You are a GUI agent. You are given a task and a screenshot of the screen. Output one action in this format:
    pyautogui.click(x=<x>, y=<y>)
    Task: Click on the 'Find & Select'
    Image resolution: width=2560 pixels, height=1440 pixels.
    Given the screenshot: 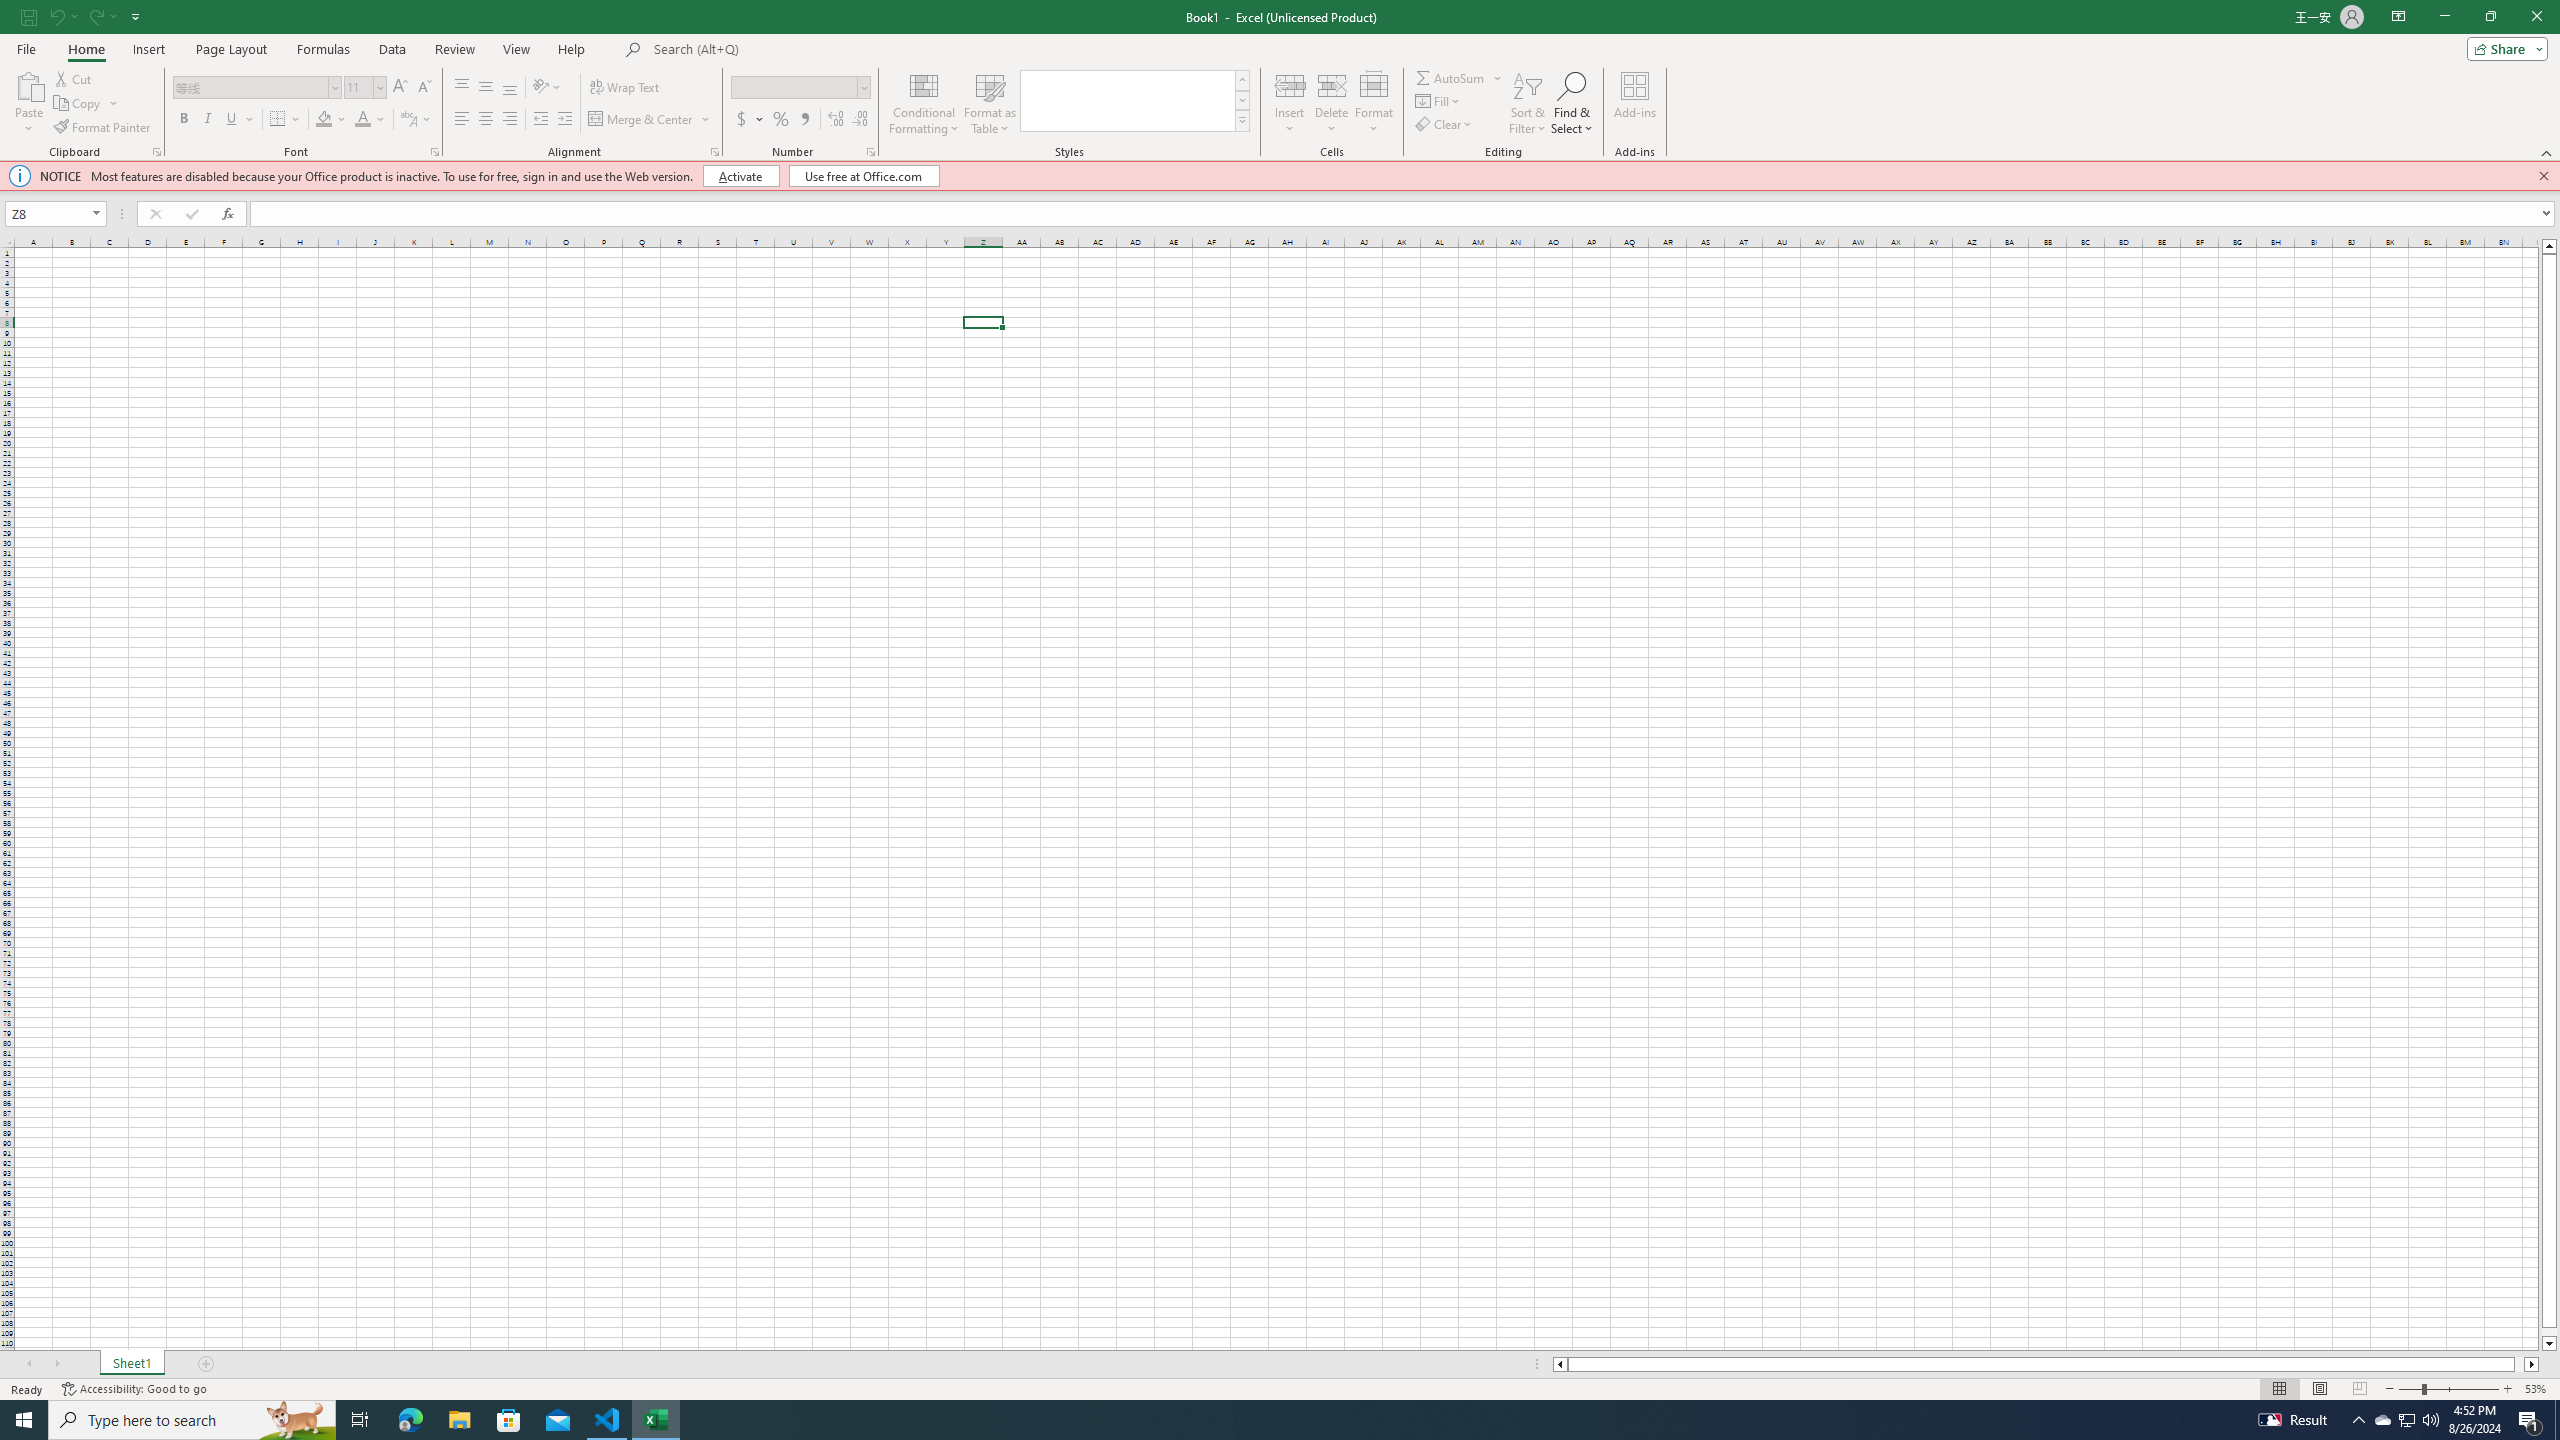 What is the action you would take?
    pyautogui.click(x=1570, y=103)
    